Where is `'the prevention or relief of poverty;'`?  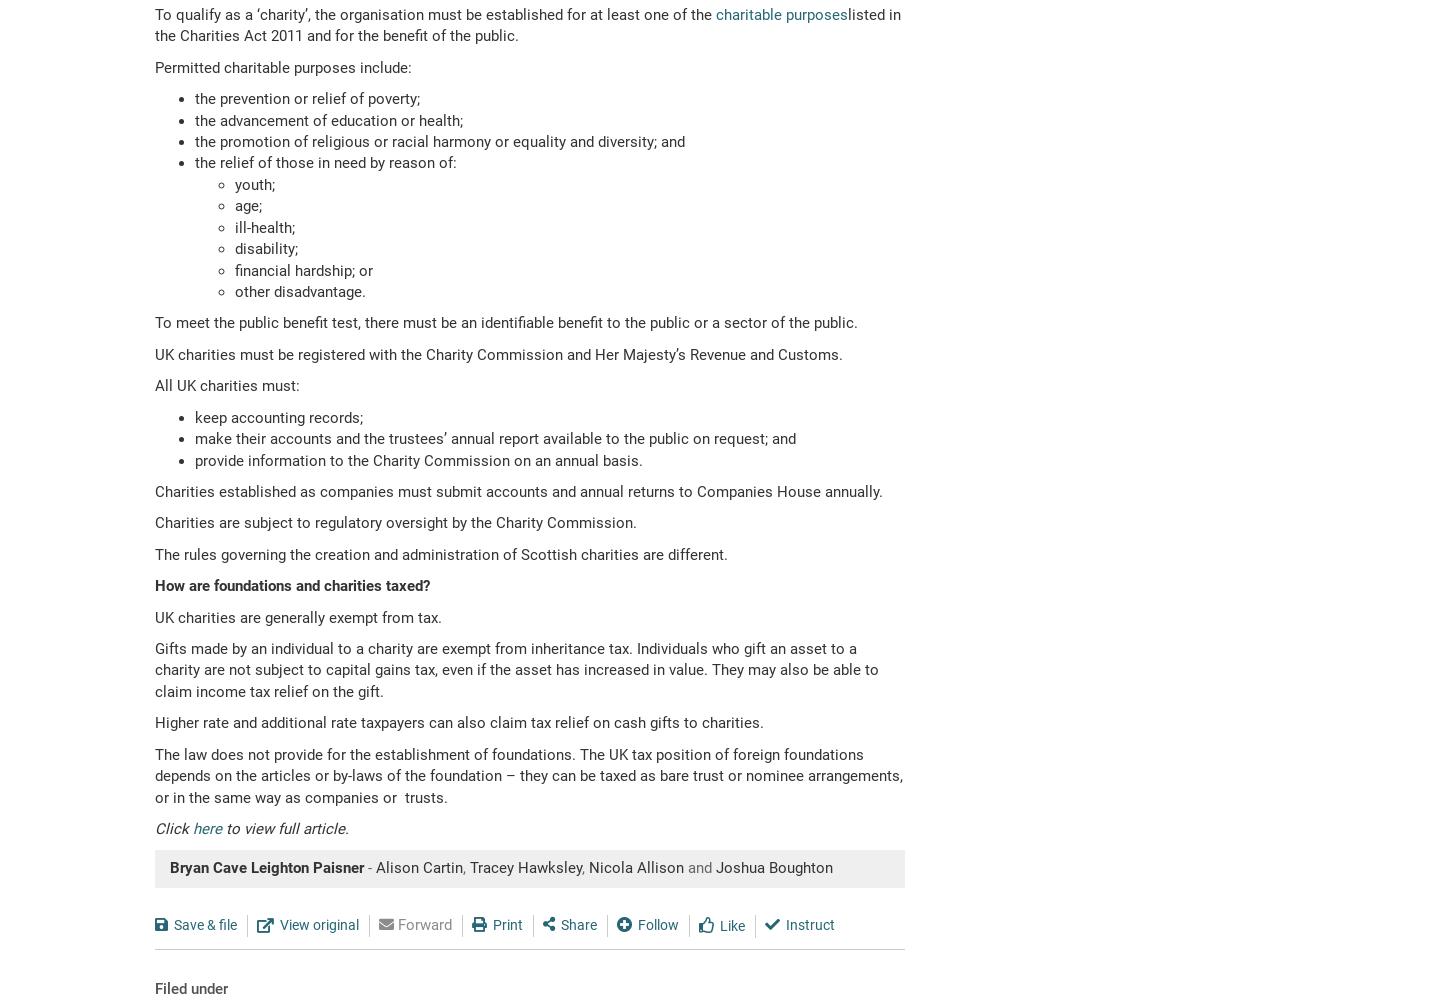
'the prevention or relief of poverty;' is located at coordinates (307, 97).